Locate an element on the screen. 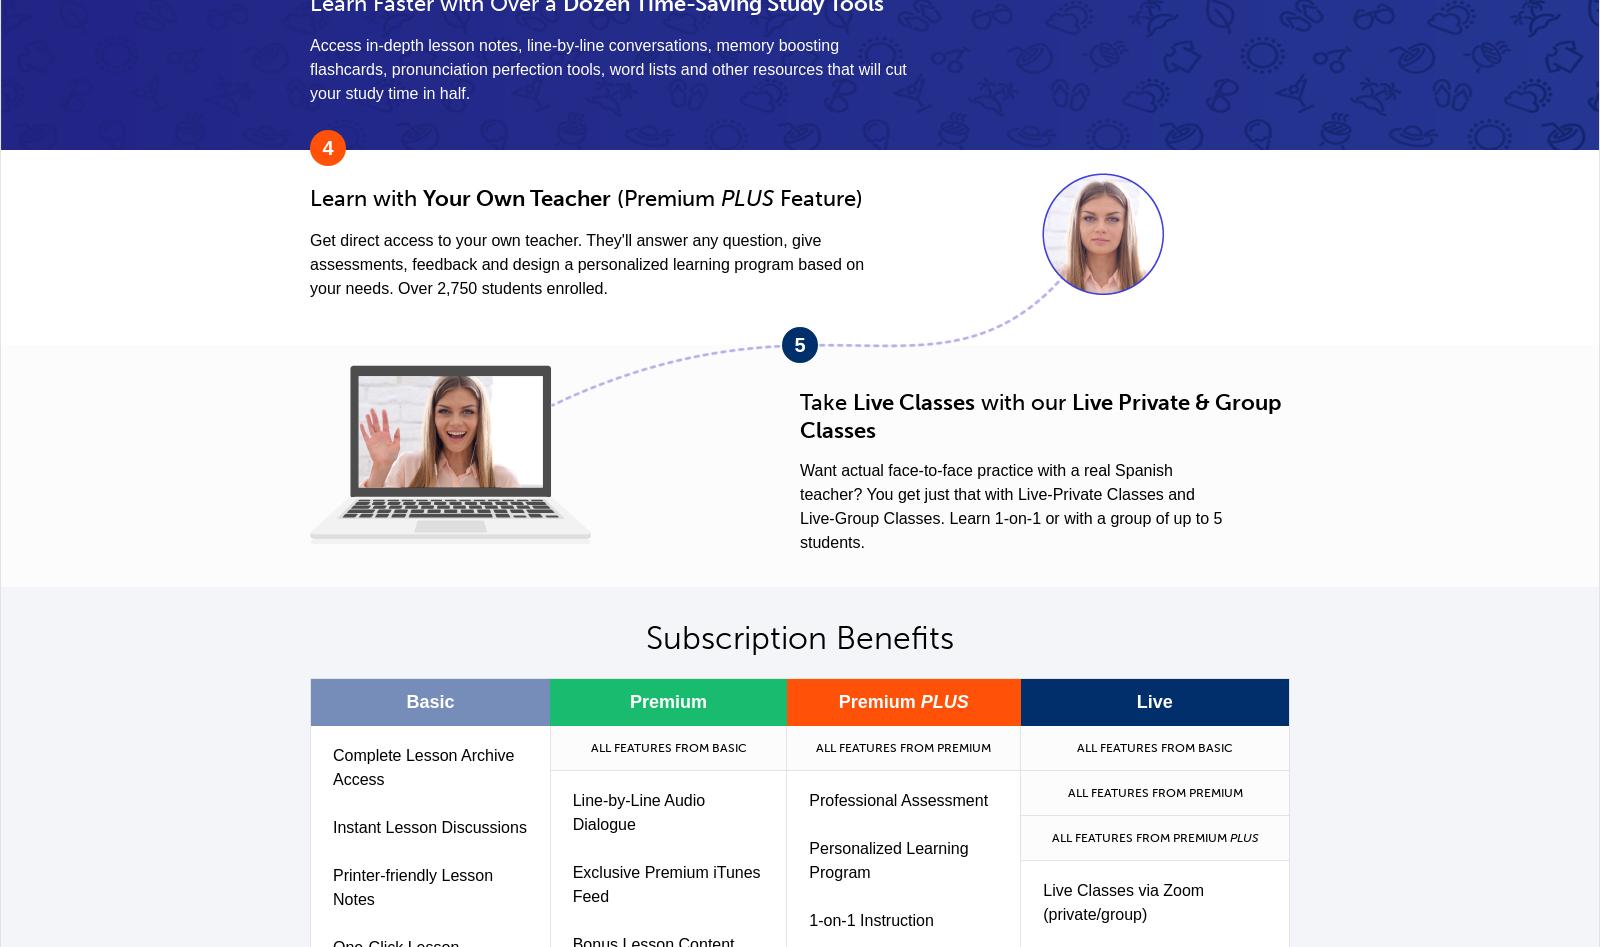  '5' is located at coordinates (799, 343).